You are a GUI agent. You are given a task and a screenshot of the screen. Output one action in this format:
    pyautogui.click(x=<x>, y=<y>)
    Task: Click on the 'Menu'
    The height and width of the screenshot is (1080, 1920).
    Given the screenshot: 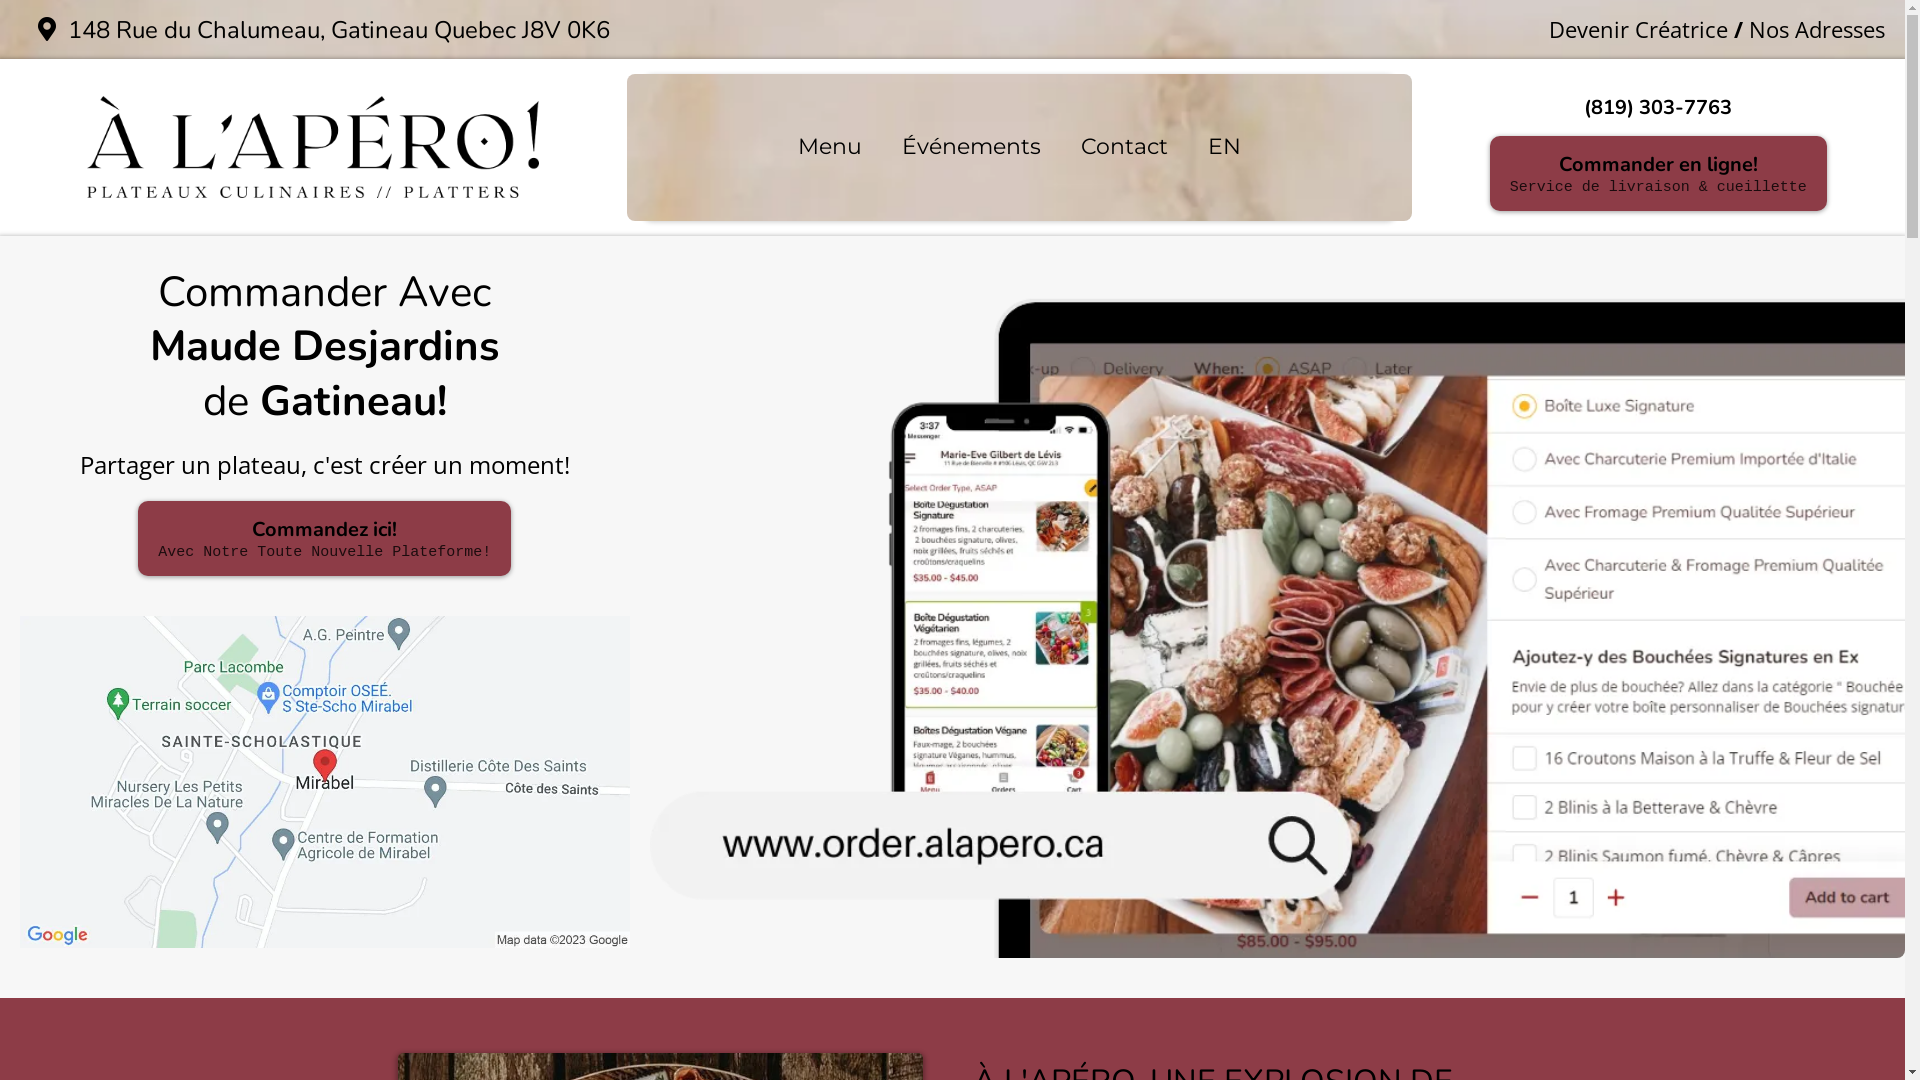 What is the action you would take?
    pyautogui.click(x=776, y=146)
    